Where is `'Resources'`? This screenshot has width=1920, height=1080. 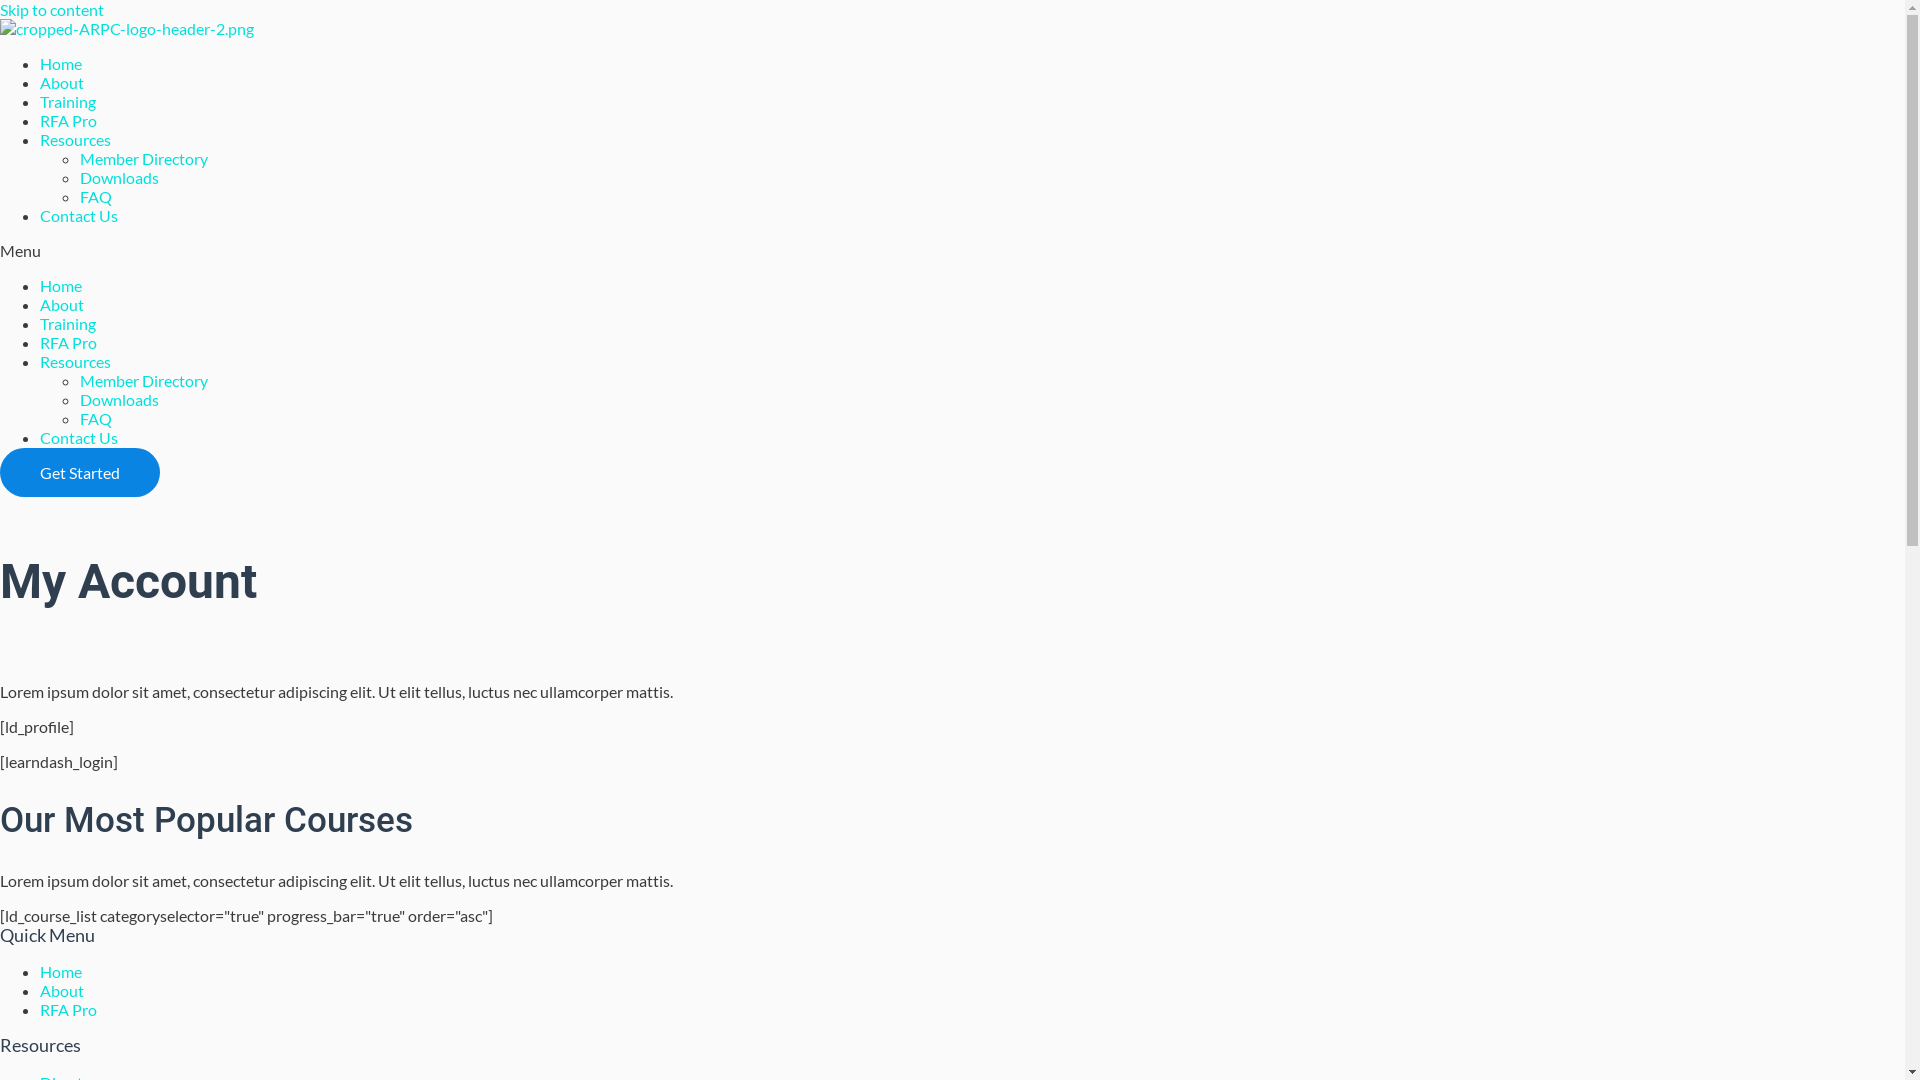 'Resources' is located at coordinates (75, 361).